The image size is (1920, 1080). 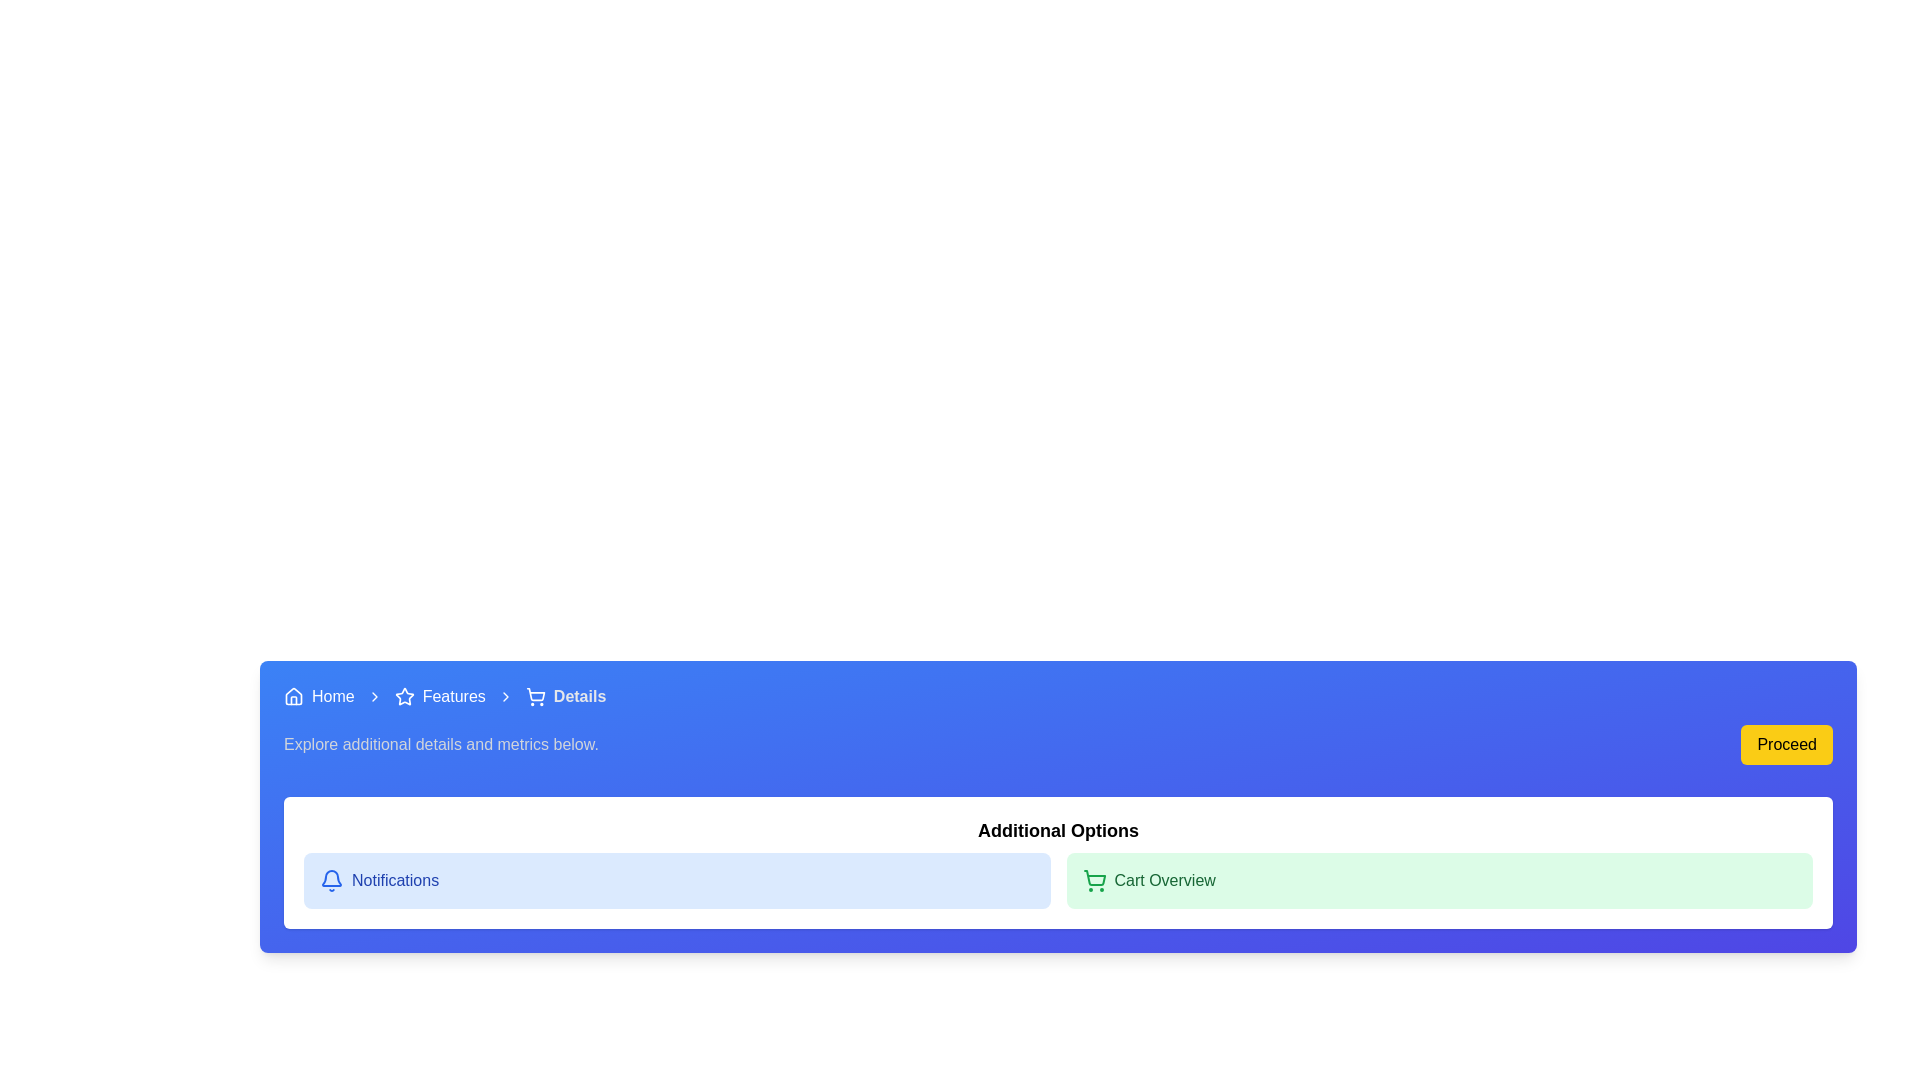 What do you see at coordinates (395, 879) in the screenshot?
I see `the 'Notifications' text label, which is styled in medium-sized blue font and positioned to the right of a bell icon within a rounded blue background box` at bounding box center [395, 879].